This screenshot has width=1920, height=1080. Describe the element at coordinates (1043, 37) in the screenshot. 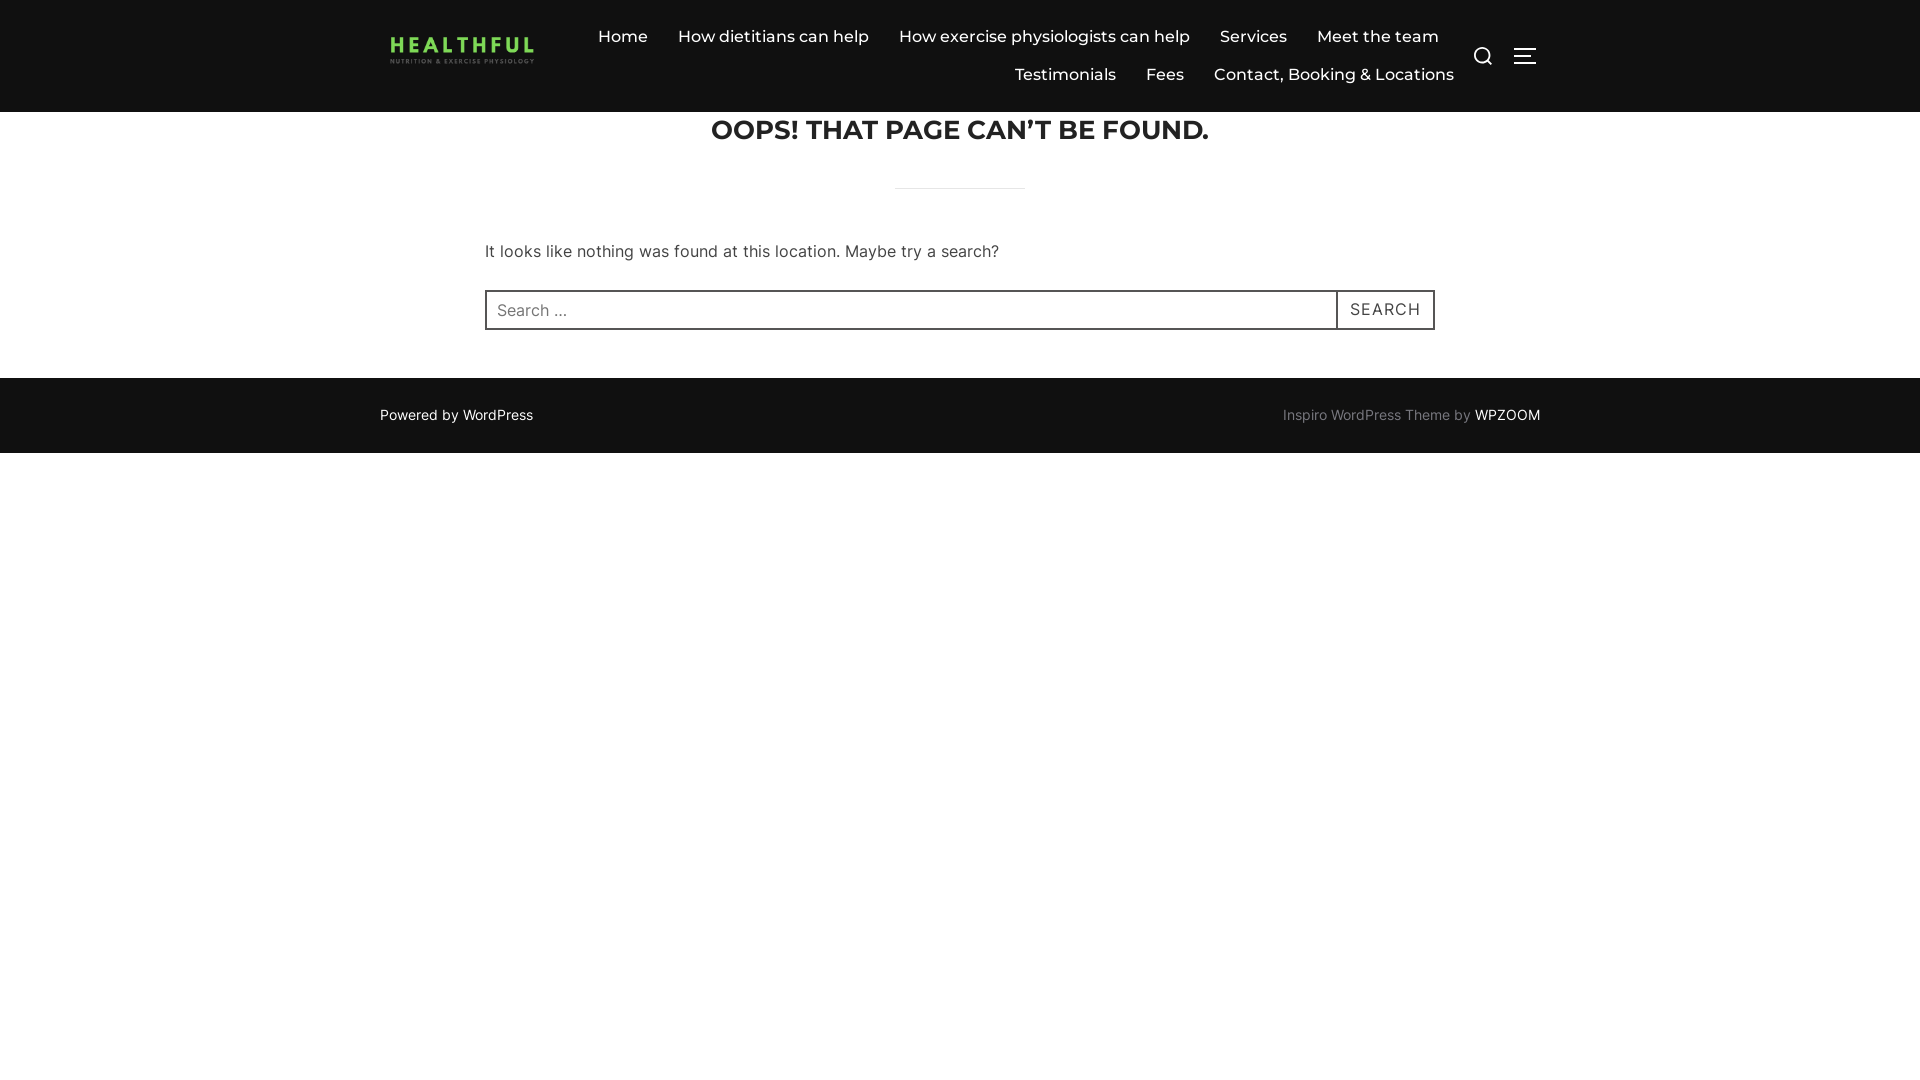

I see `'How exercise physiologists can help'` at that location.